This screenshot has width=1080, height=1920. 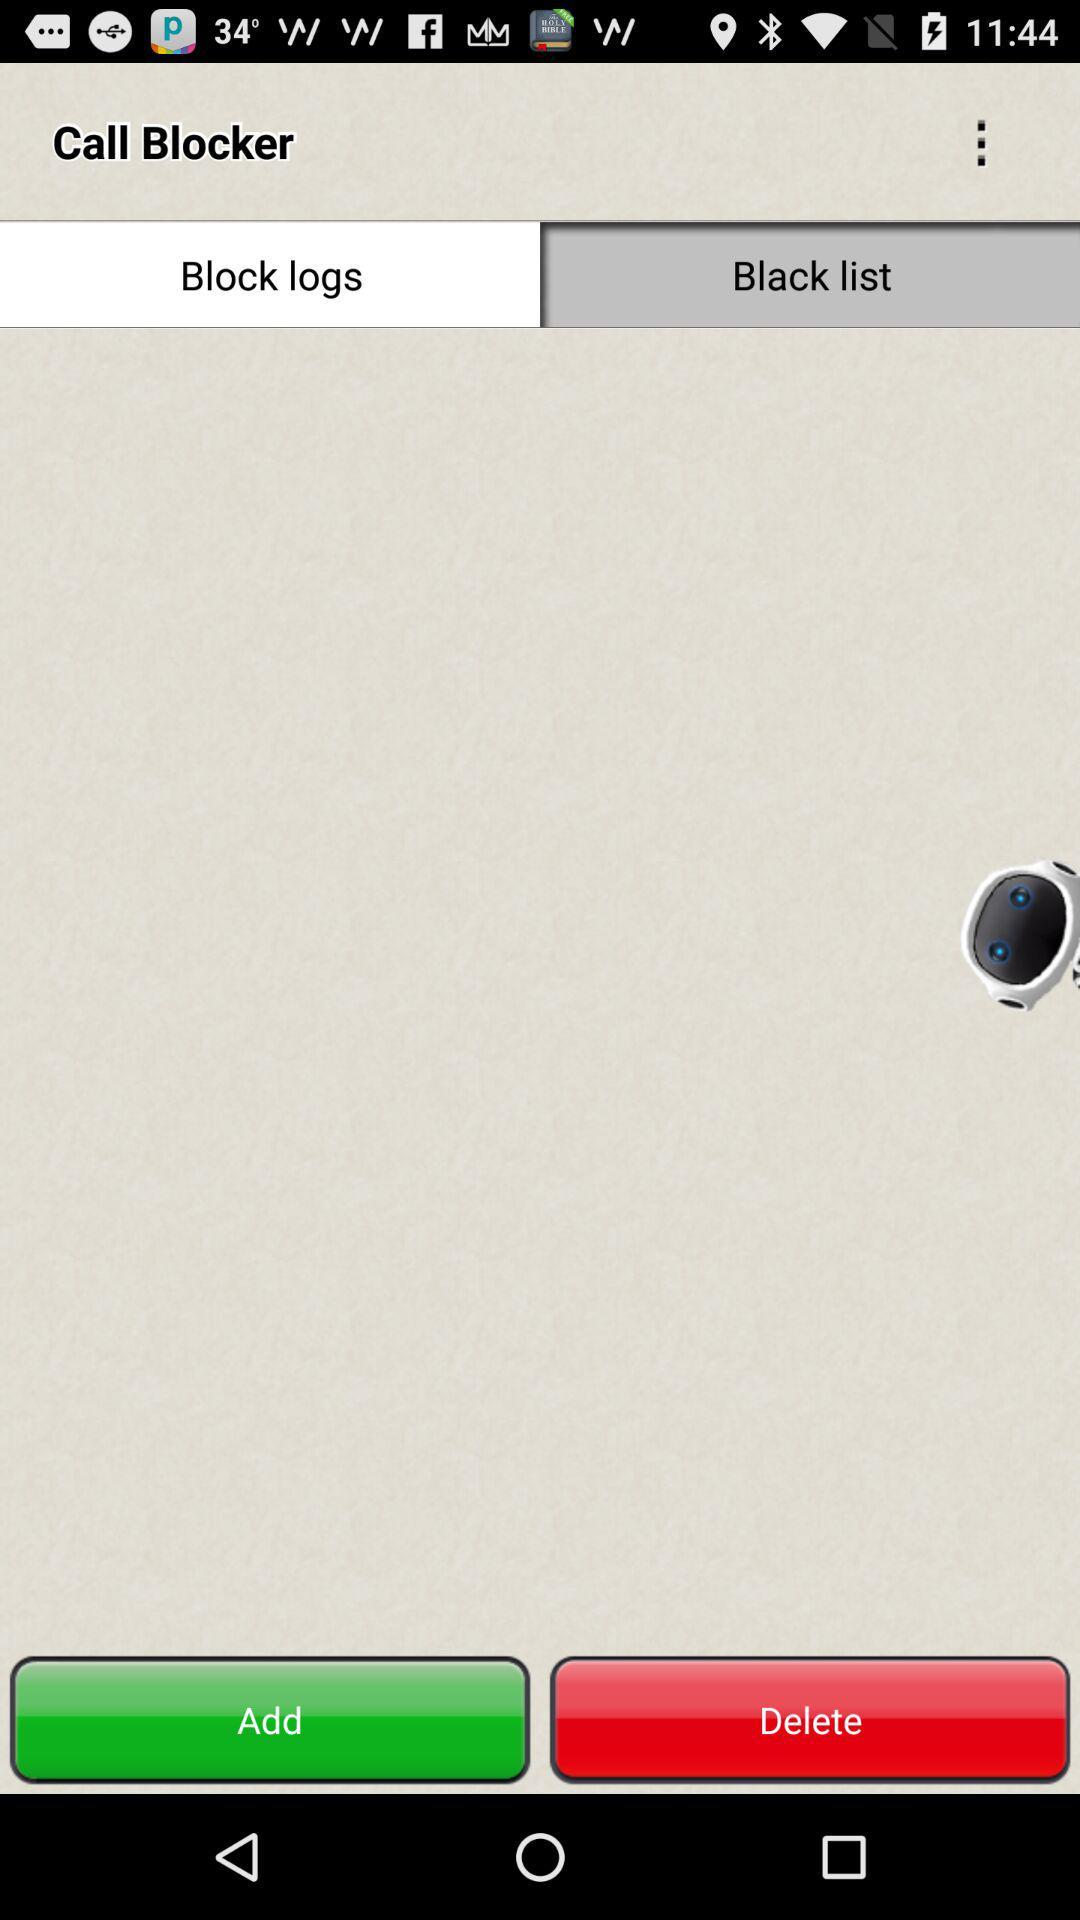 What do you see at coordinates (810, 1719) in the screenshot?
I see `the item to the right of the add button` at bounding box center [810, 1719].